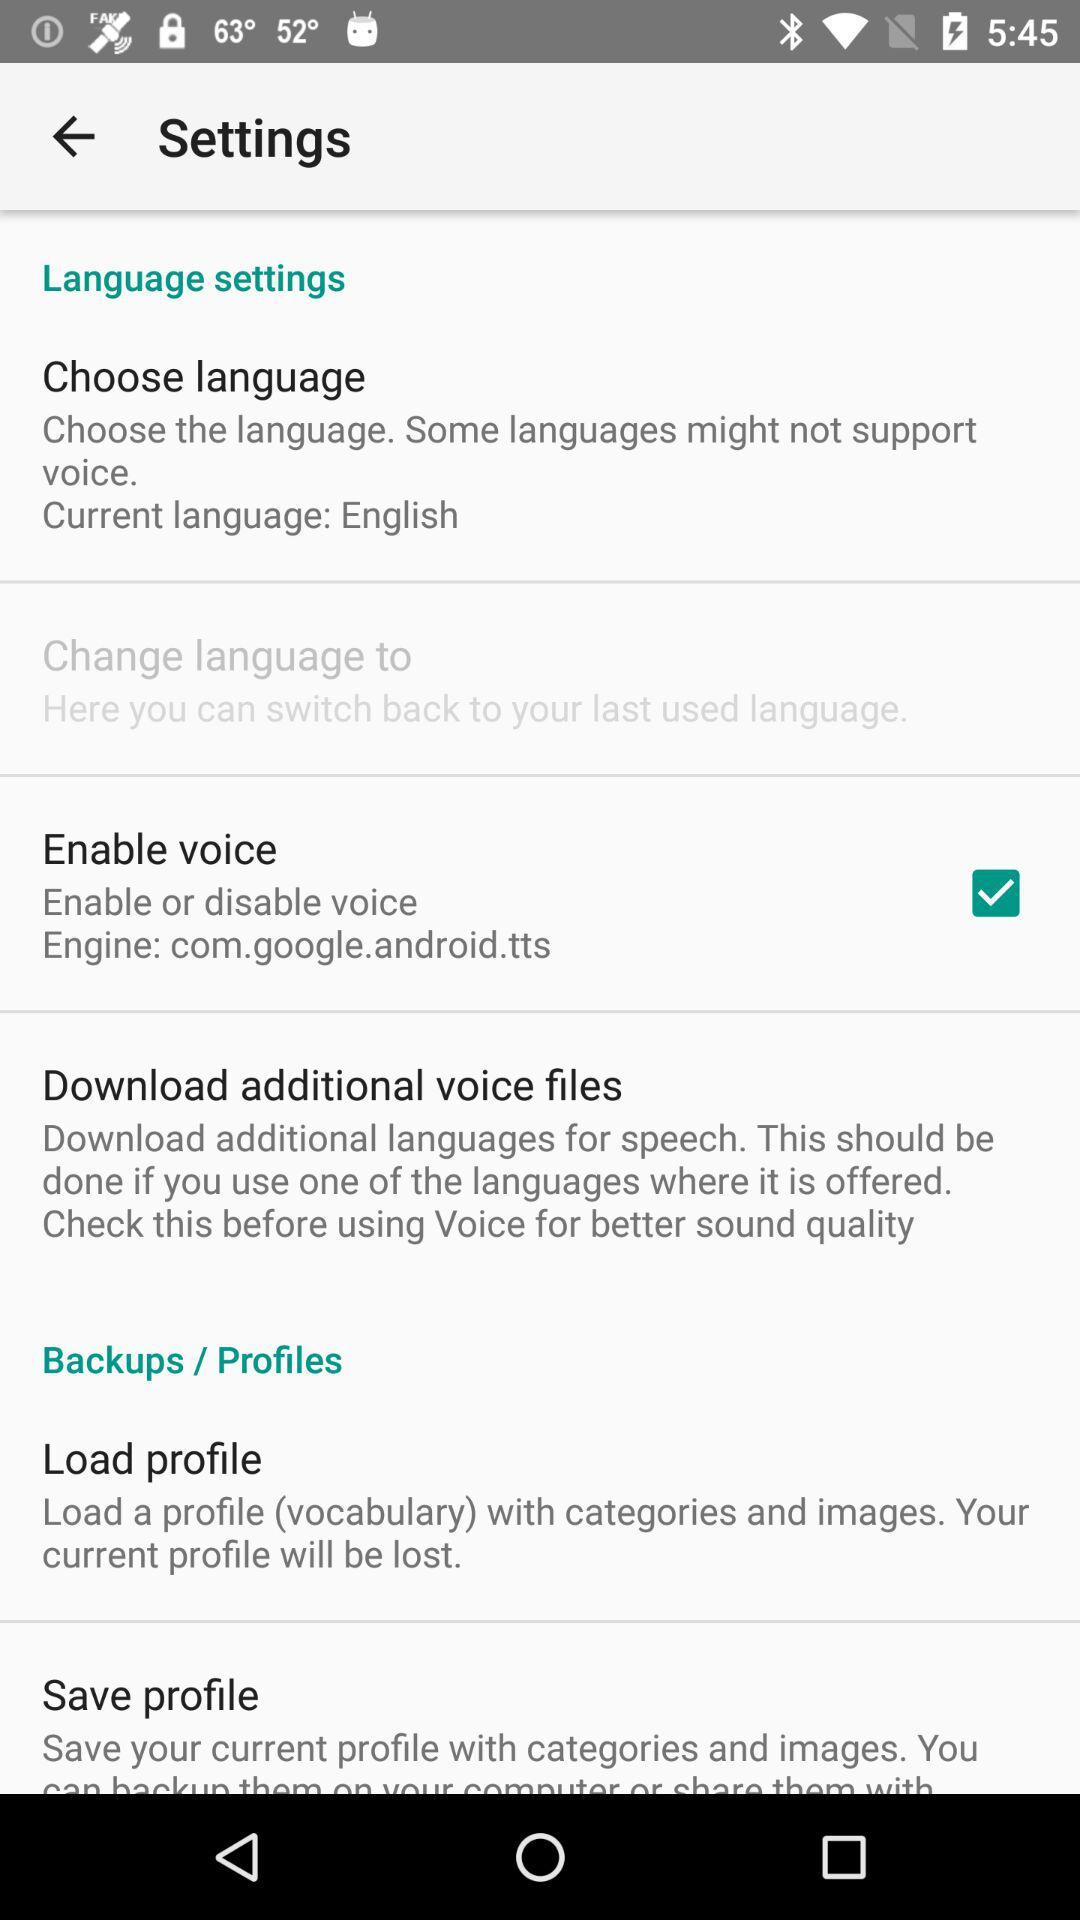  What do you see at coordinates (540, 1338) in the screenshot?
I see `item below download additional languages` at bounding box center [540, 1338].